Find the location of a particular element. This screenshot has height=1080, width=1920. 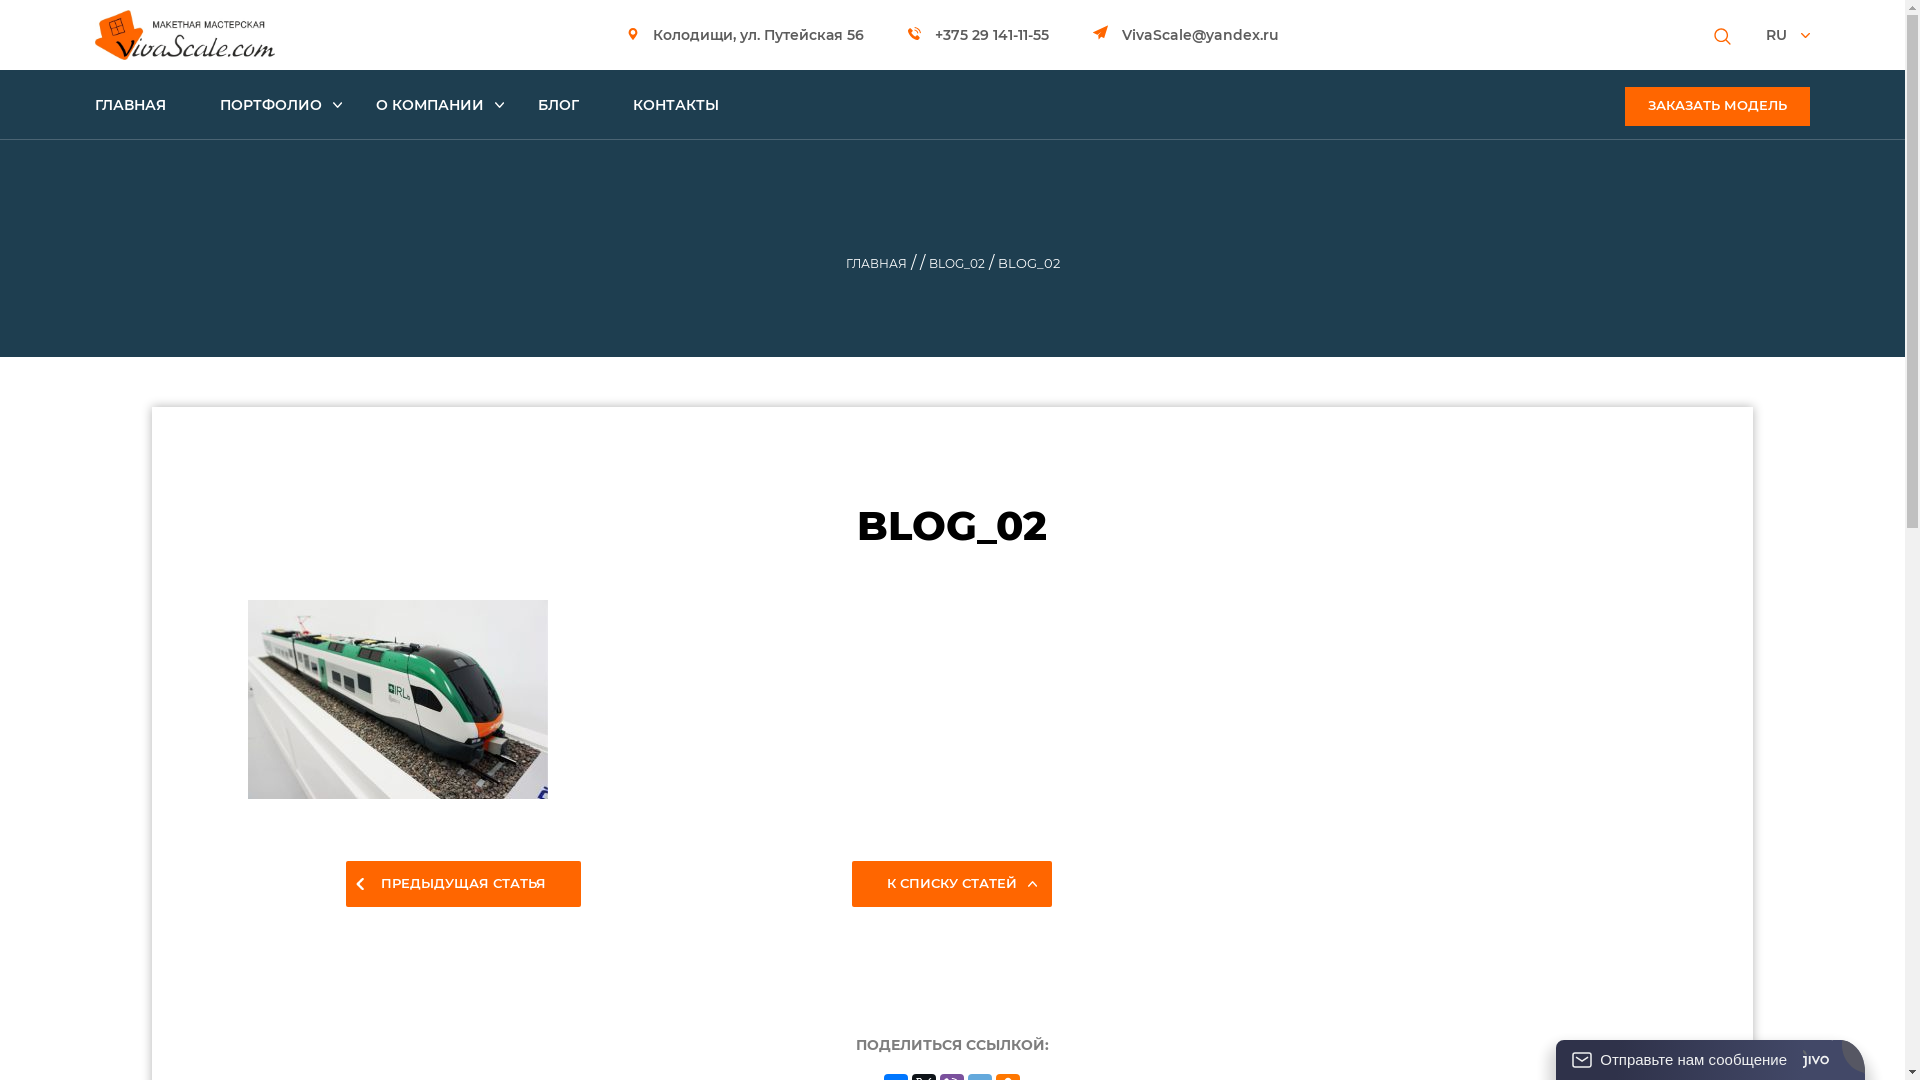

'+375 29 141-11-55' is located at coordinates (906, 34).